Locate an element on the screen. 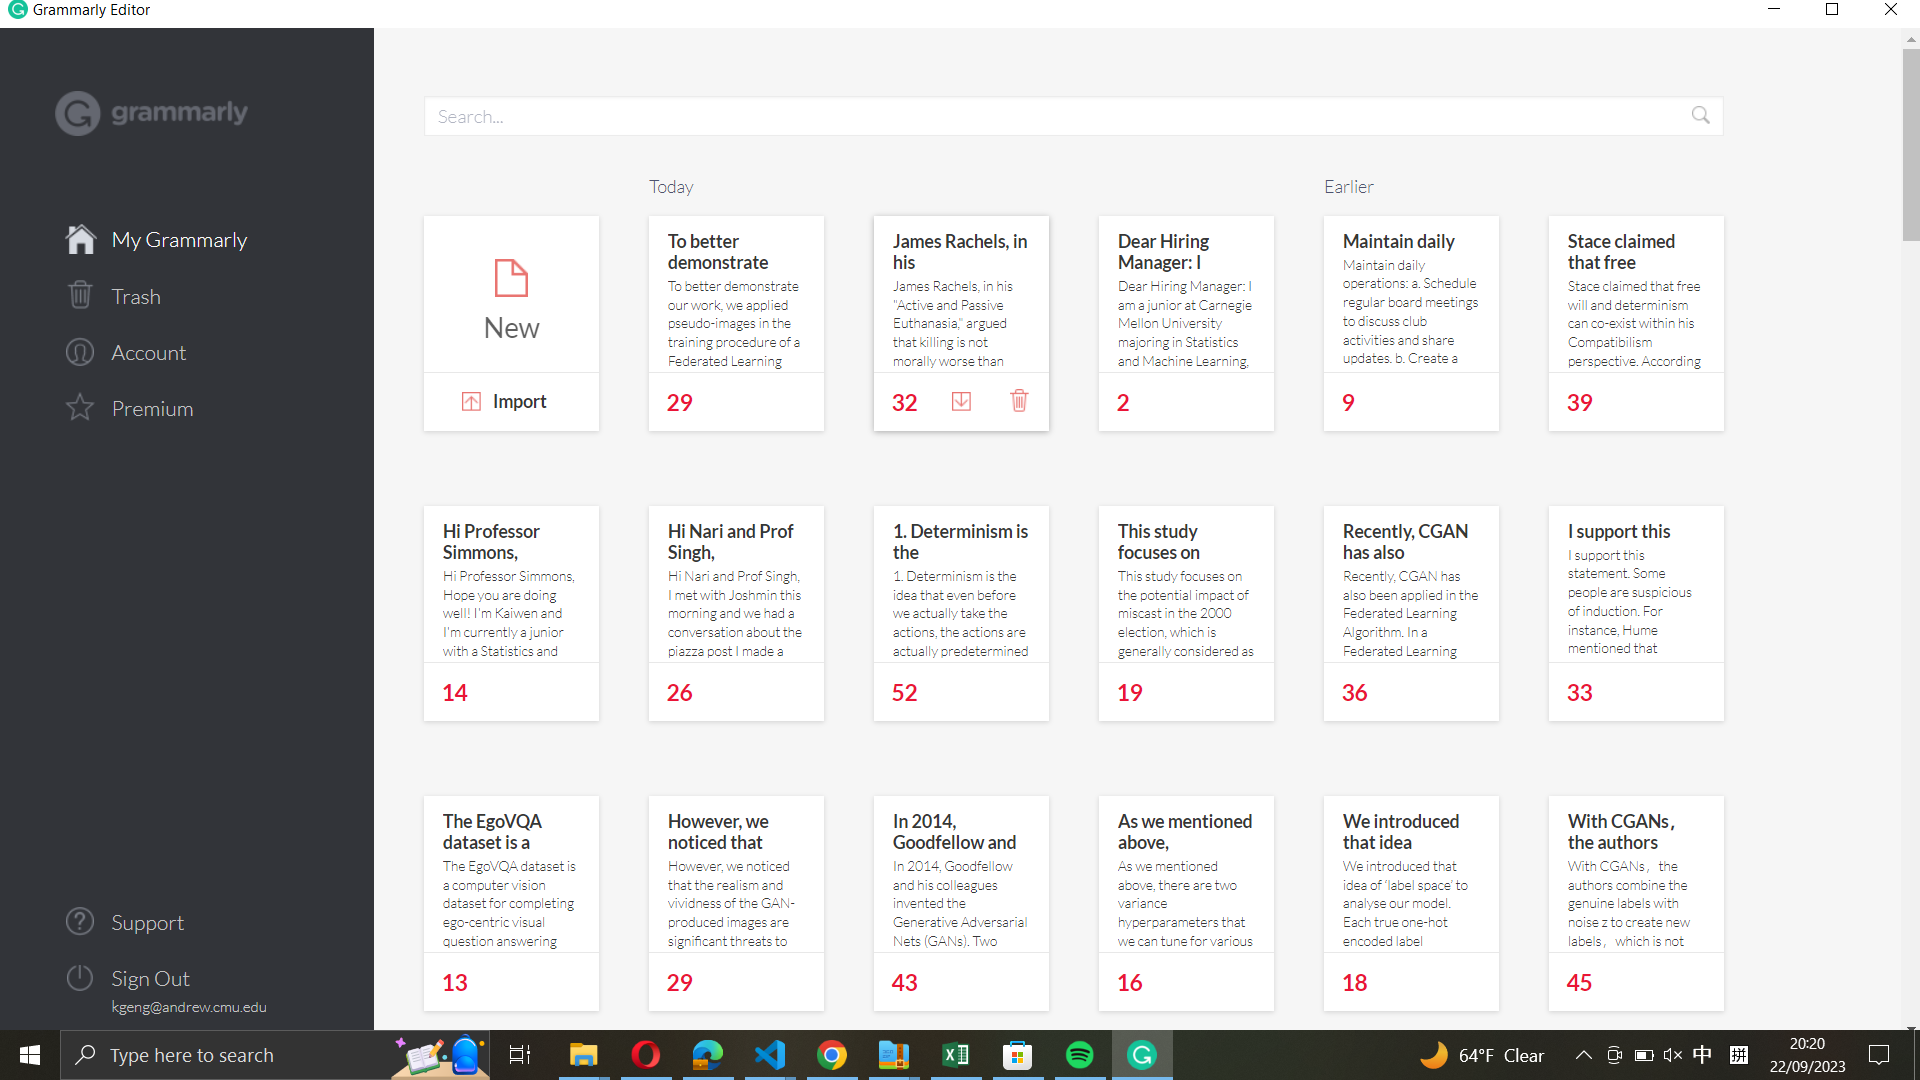 The width and height of the screenshot is (1920, 1080). the account data is located at coordinates (187, 349).